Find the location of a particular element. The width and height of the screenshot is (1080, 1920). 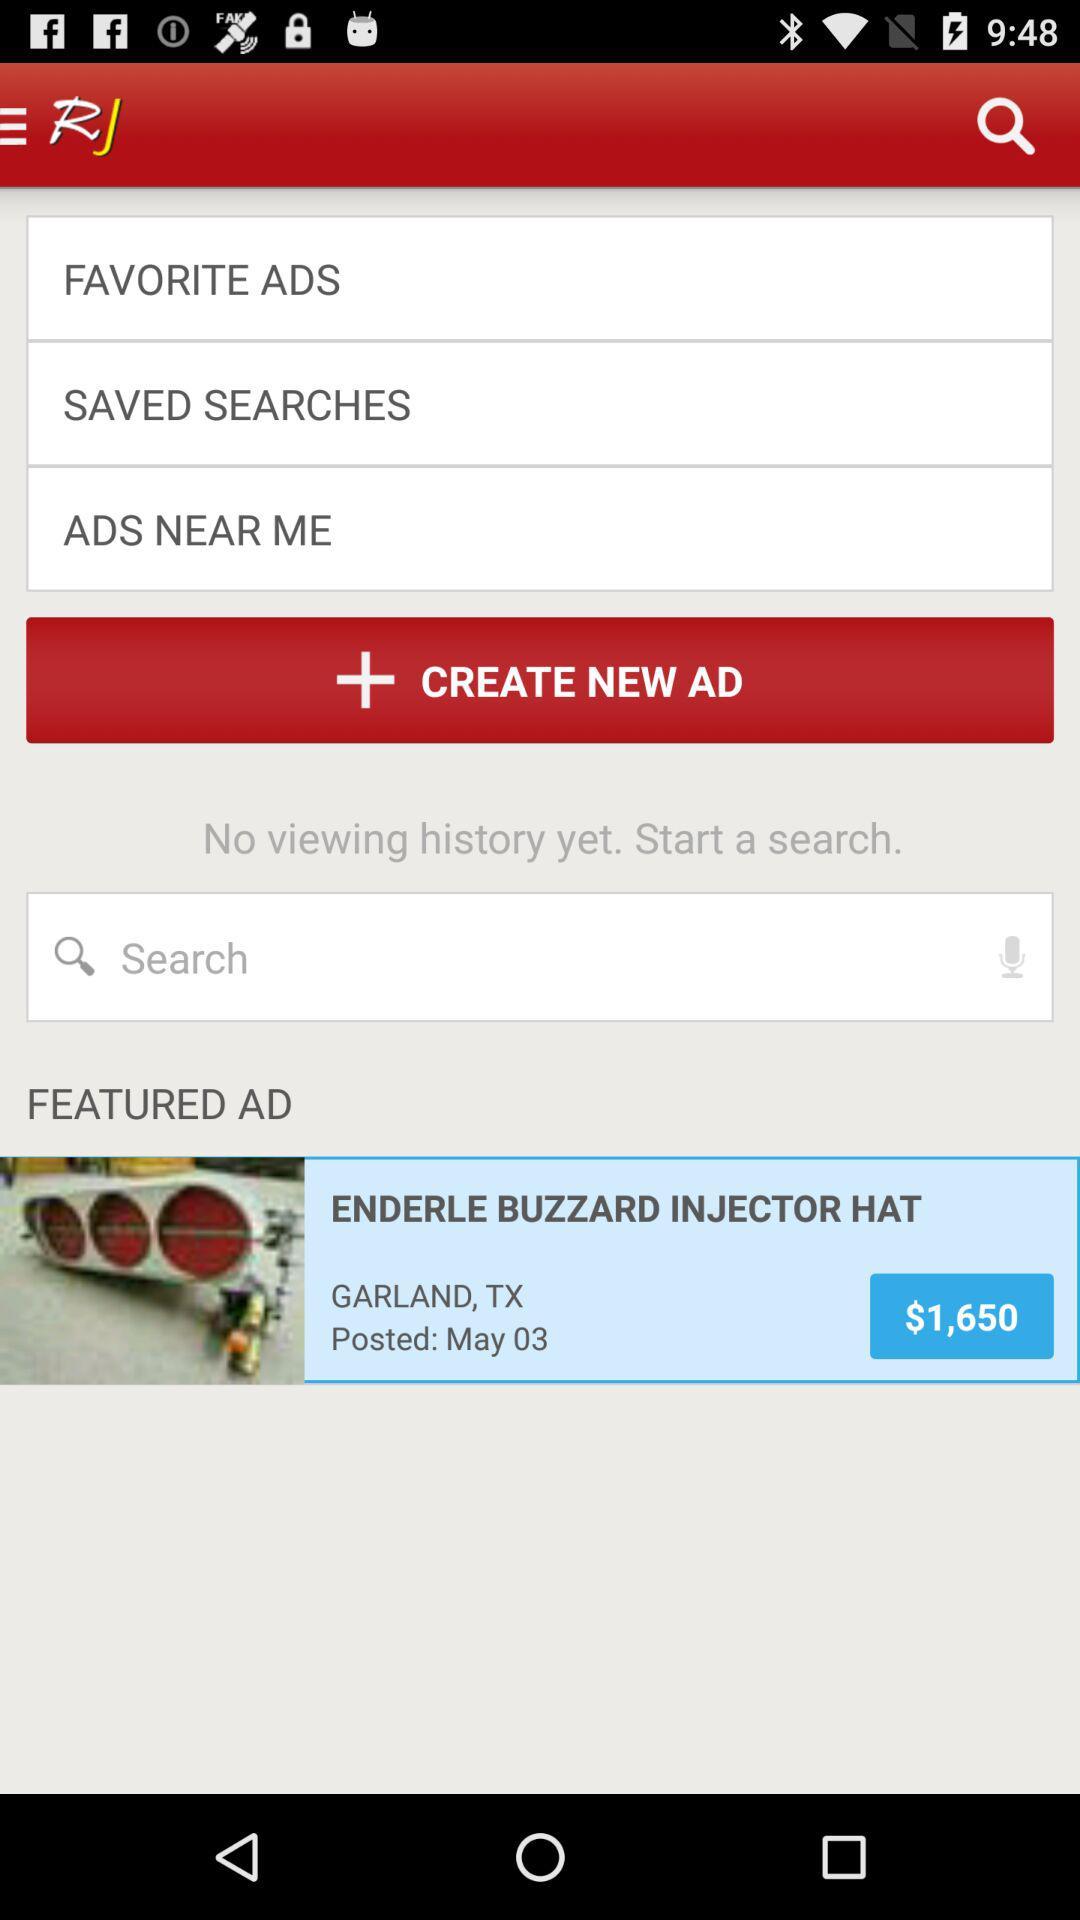

microphone is located at coordinates (1012, 955).